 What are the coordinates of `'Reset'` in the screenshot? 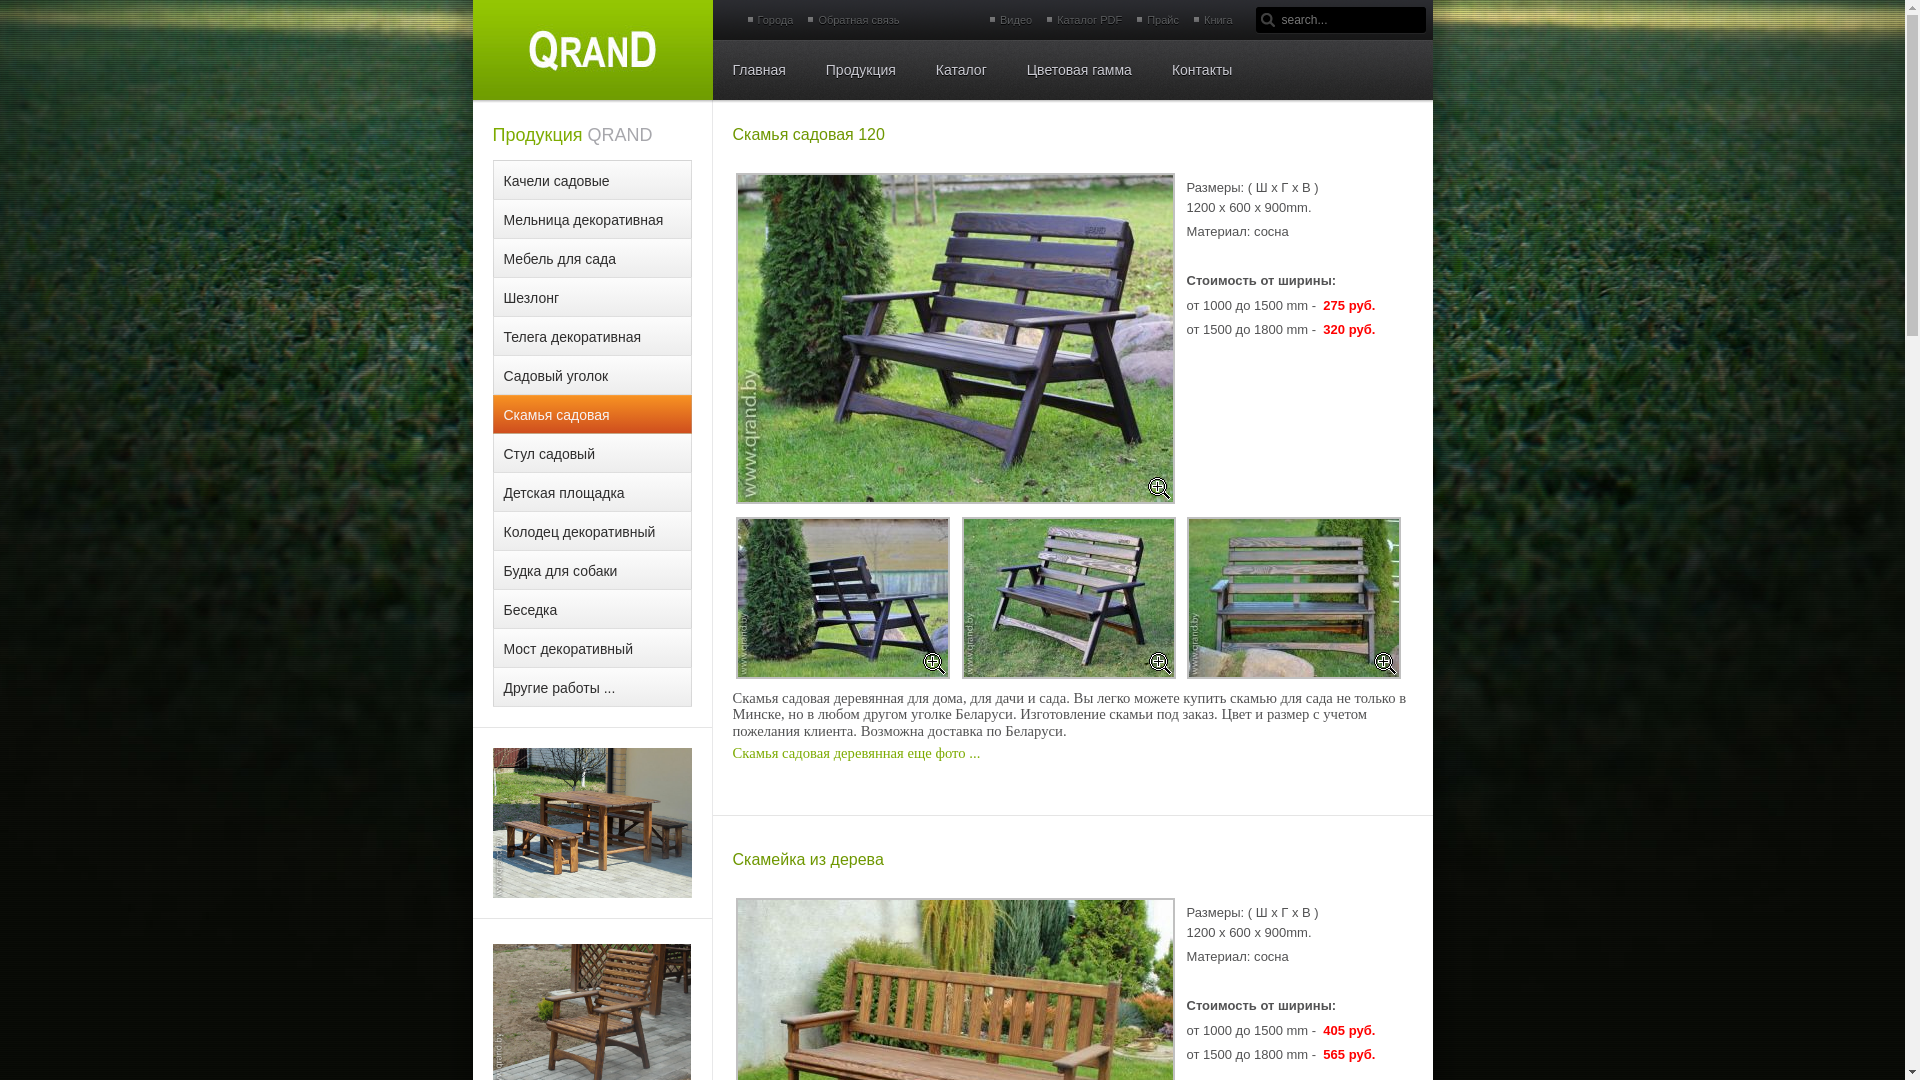 It's located at (0, 12).